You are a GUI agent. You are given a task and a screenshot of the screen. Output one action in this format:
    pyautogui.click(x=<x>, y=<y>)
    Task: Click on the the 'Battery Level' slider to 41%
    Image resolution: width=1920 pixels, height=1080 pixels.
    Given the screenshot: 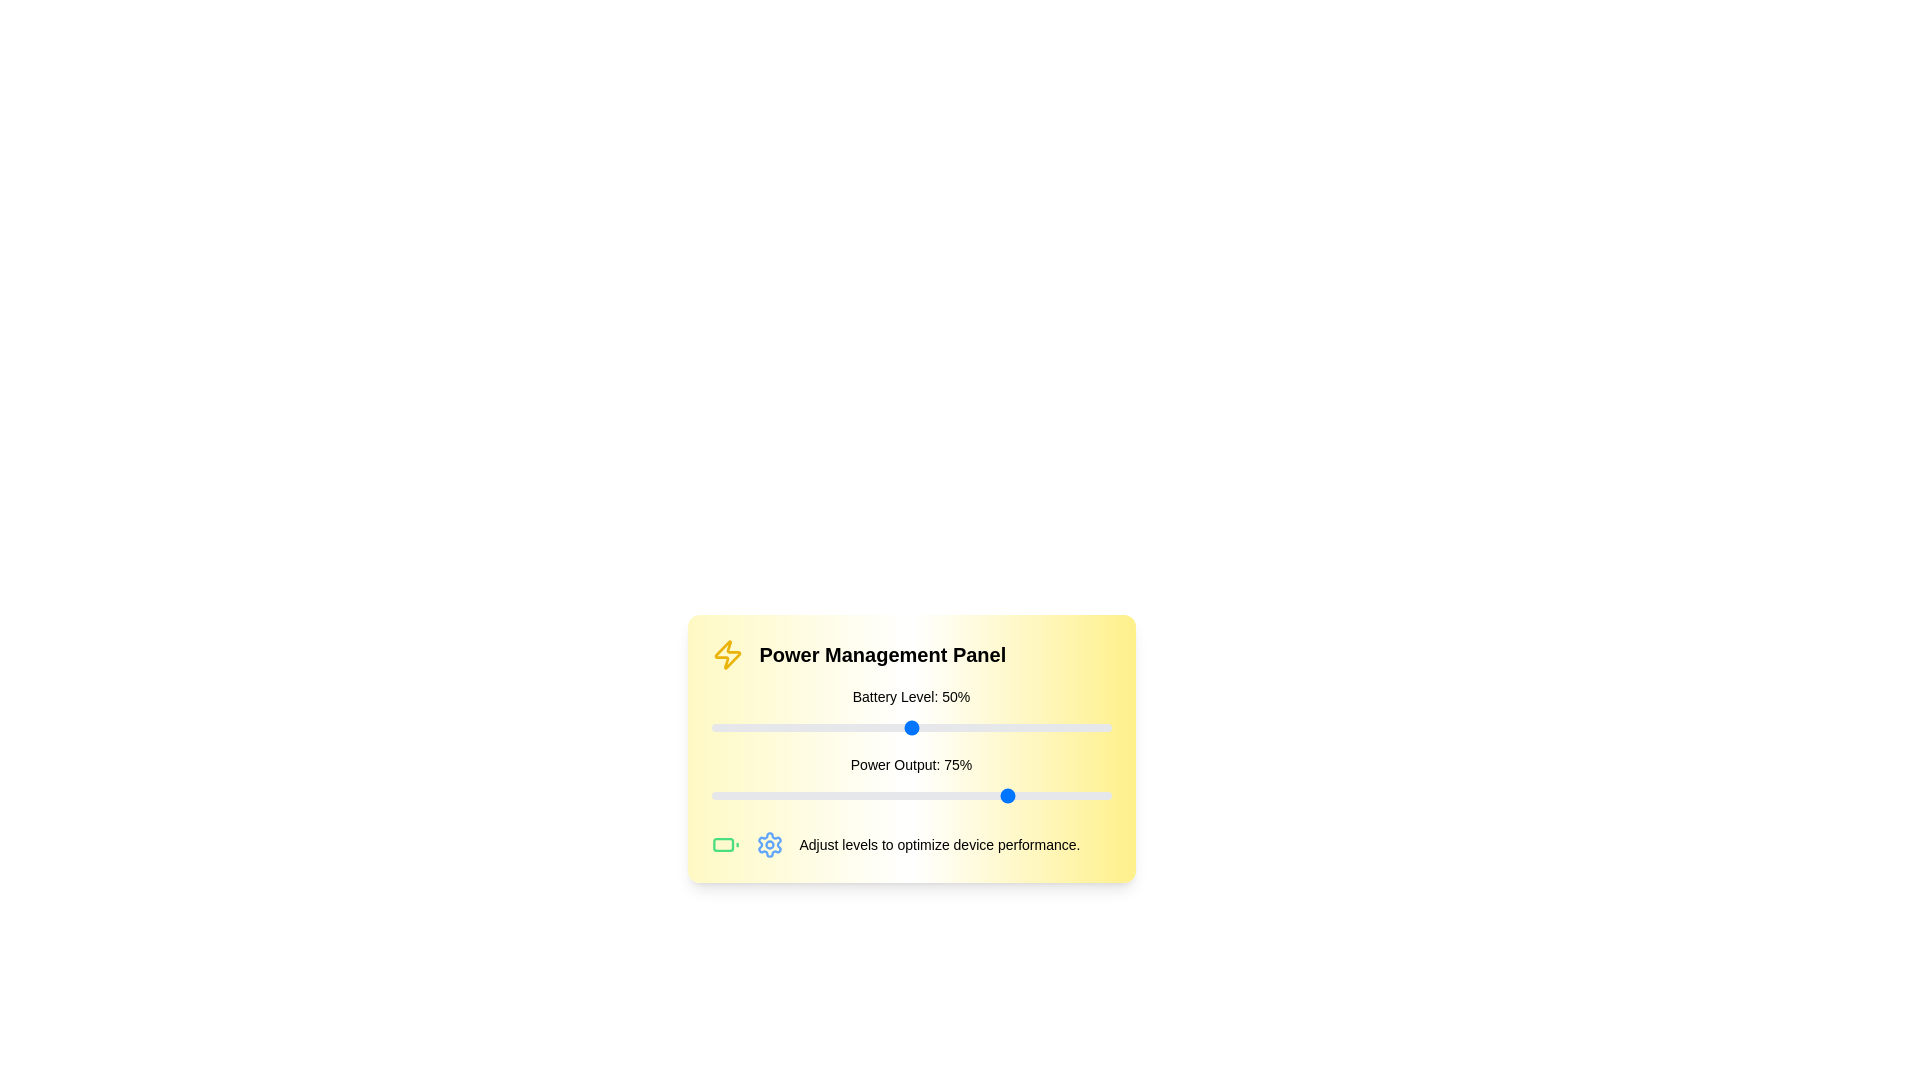 What is the action you would take?
    pyautogui.click(x=875, y=728)
    